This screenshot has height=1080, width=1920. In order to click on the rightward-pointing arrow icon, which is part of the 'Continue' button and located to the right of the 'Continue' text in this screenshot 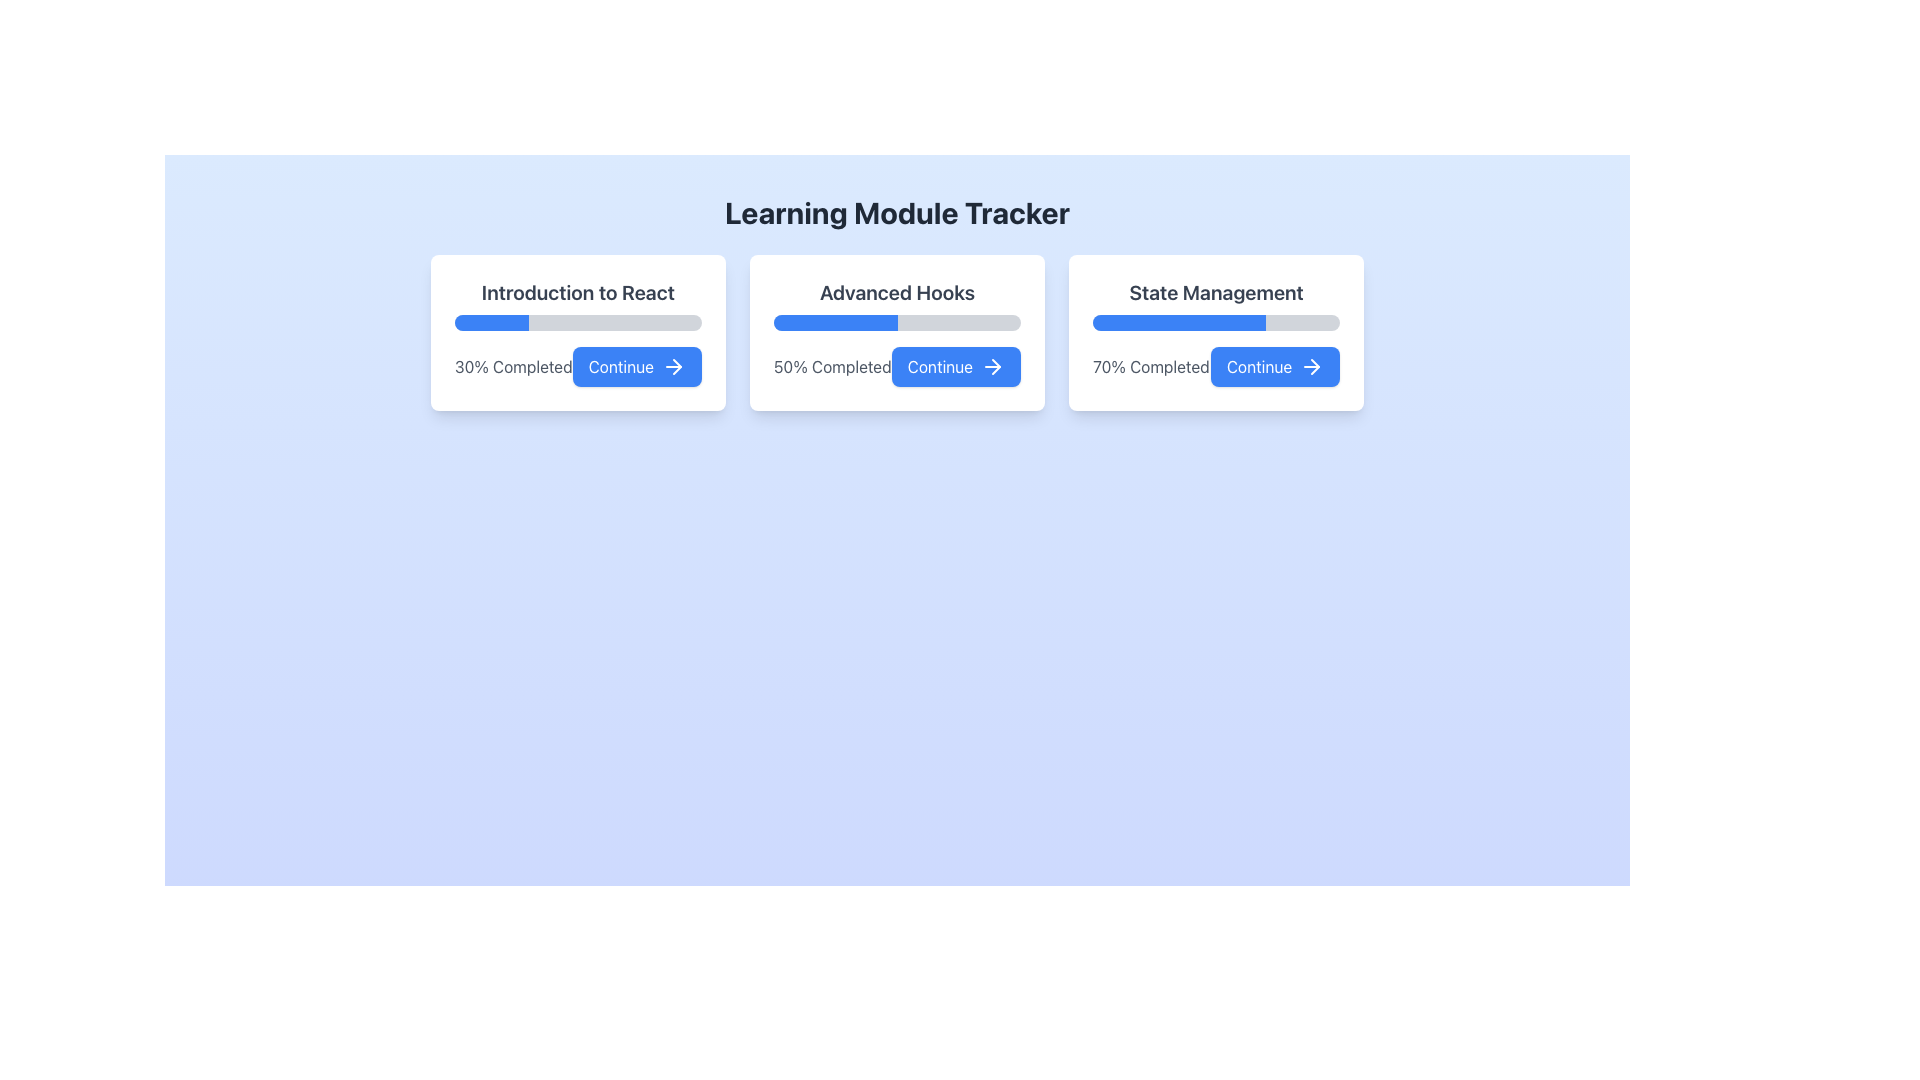, I will do `click(673, 366)`.